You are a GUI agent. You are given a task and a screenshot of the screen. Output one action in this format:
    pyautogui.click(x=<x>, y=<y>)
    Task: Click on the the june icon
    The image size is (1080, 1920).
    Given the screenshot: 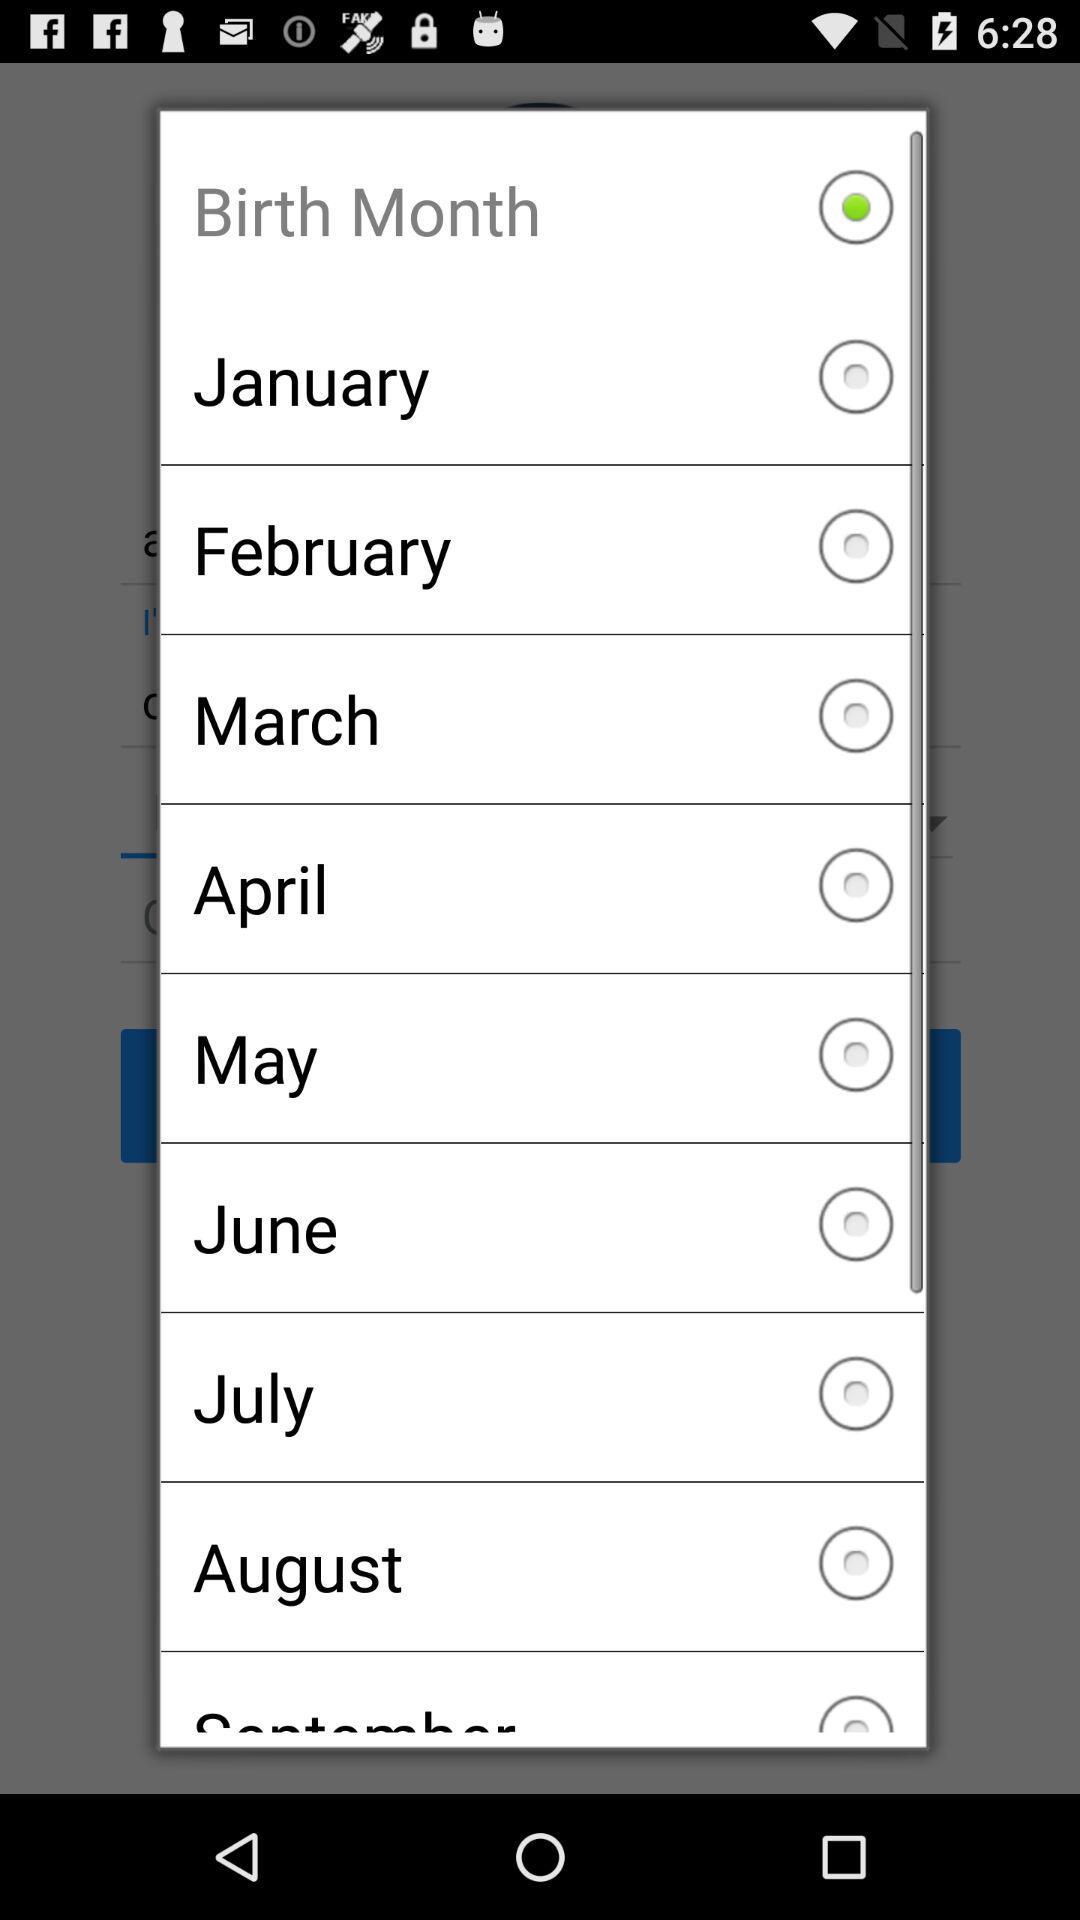 What is the action you would take?
    pyautogui.click(x=542, y=1226)
    